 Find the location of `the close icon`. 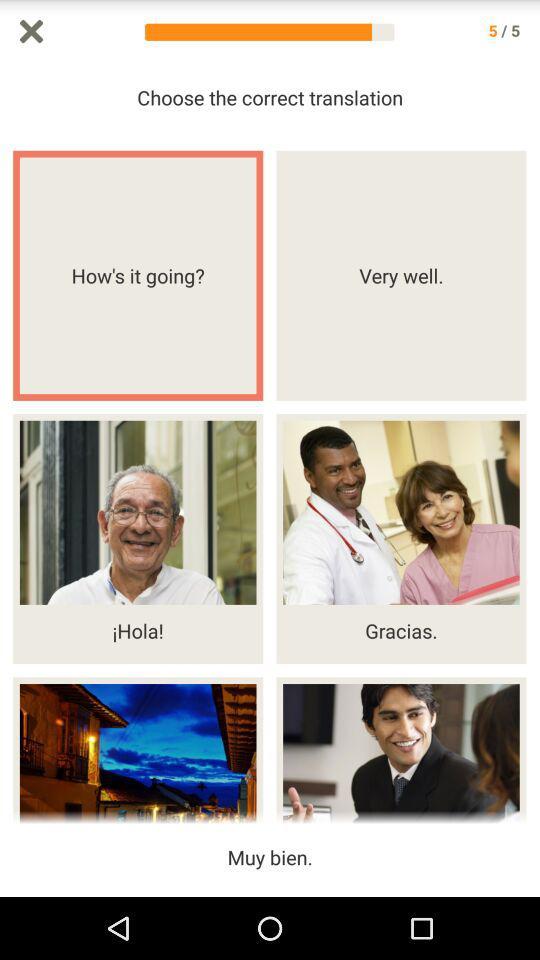

the close icon is located at coordinates (30, 32).